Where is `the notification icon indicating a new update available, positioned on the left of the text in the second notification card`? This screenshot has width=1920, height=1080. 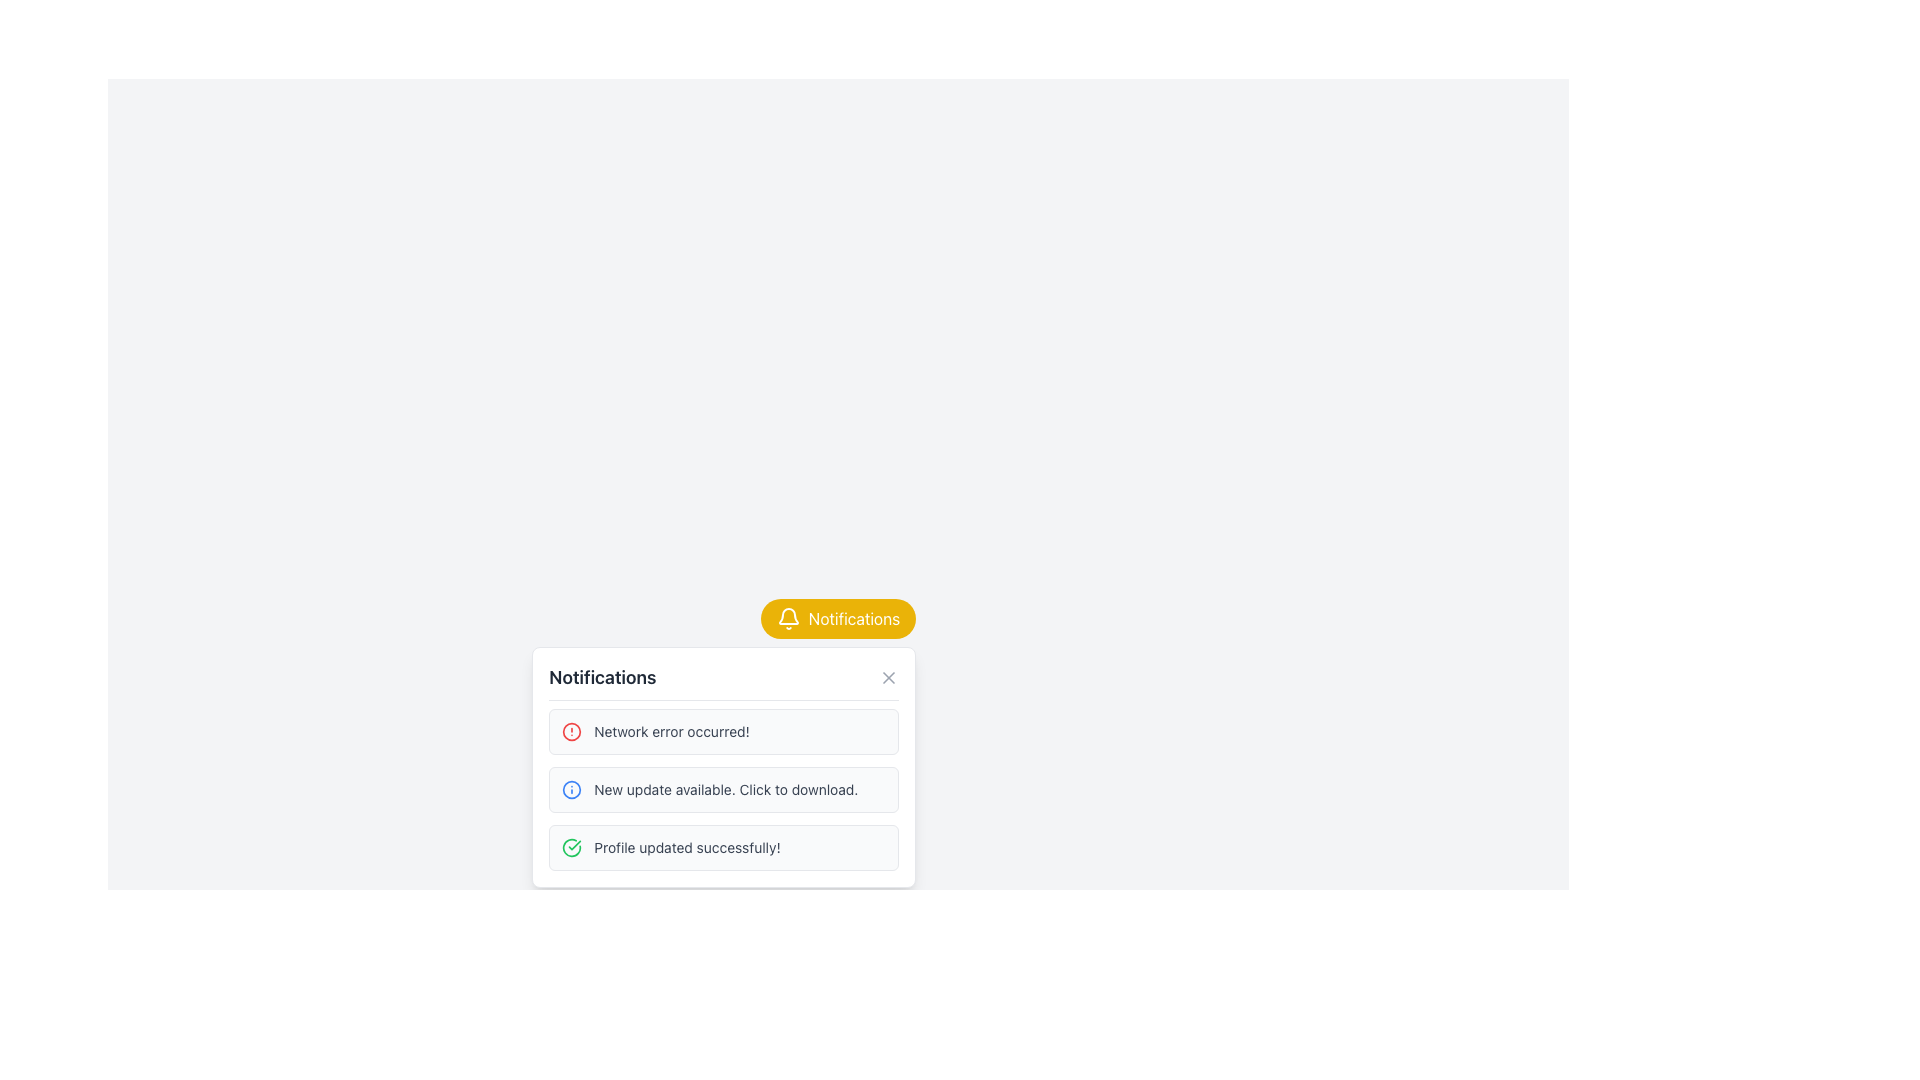
the notification icon indicating a new update available, positioned on the left of the text in the second notification card is located at coordinates (571, 789).